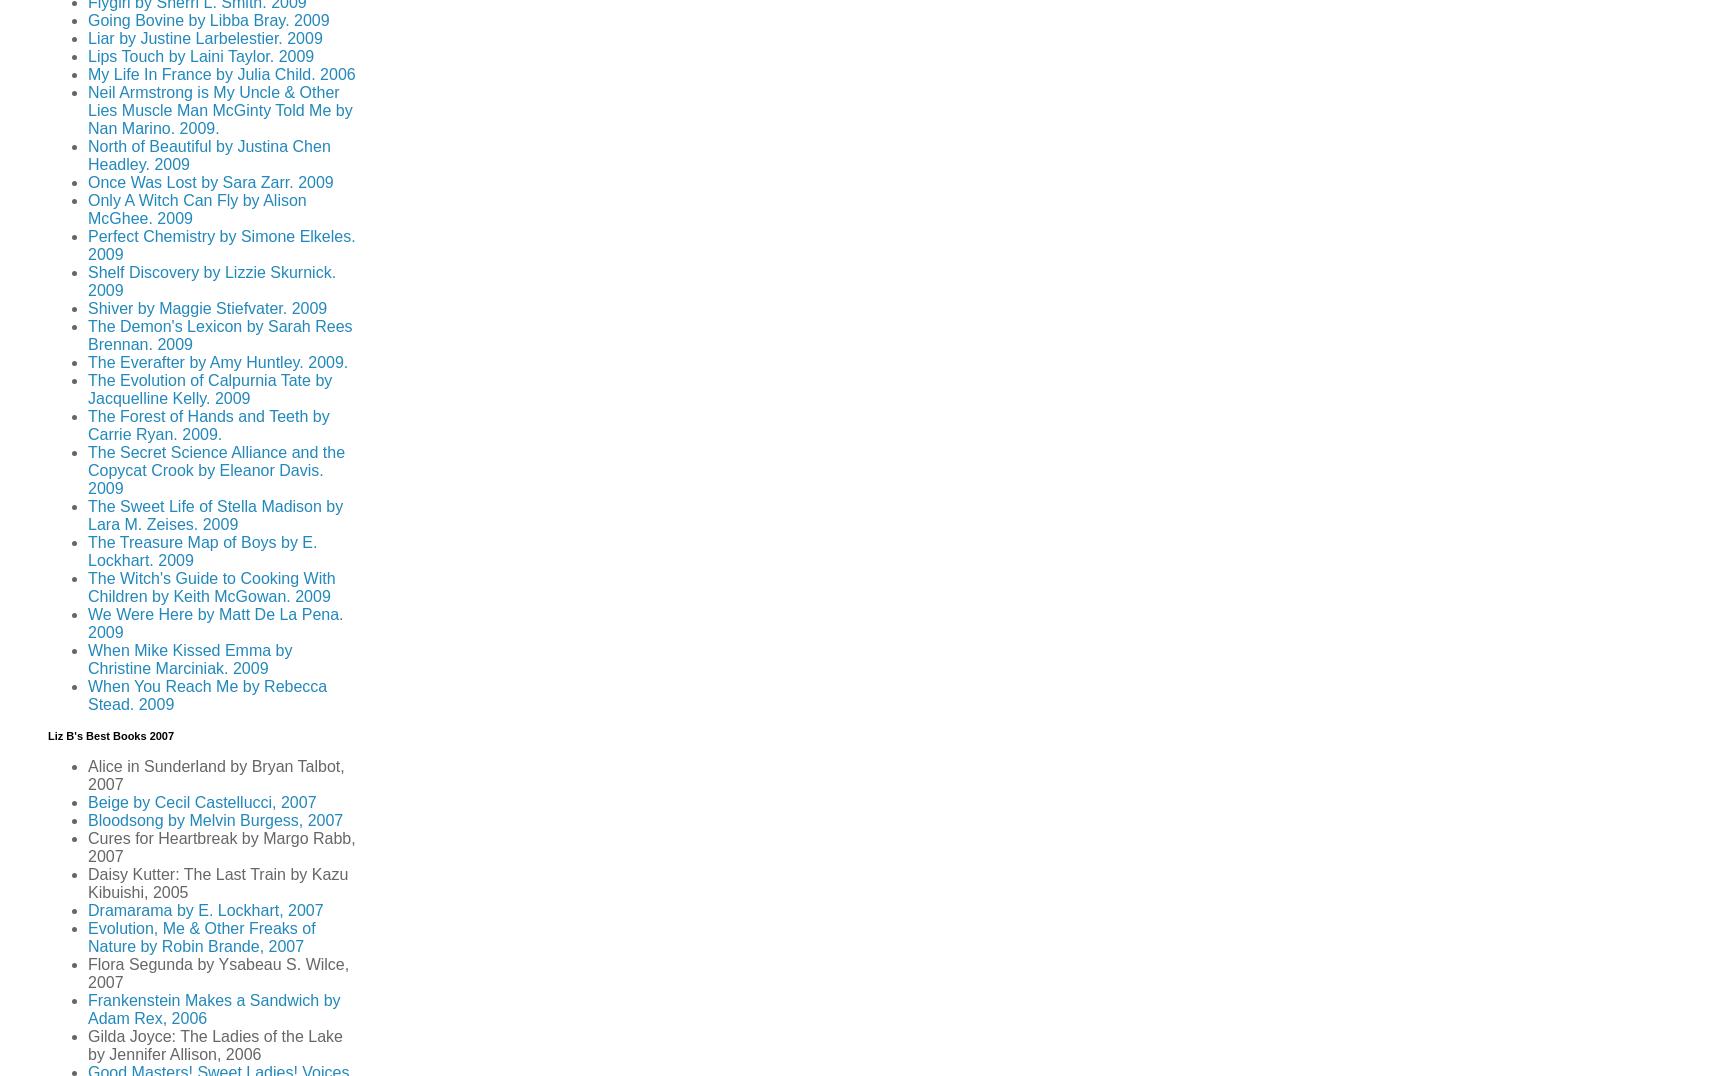 Image resolution: width=1709 pixels, height=1076 pixels. I want to click on 'Only A Witch Can Fly by Alison McGhee. 2009', so click(196, 208).